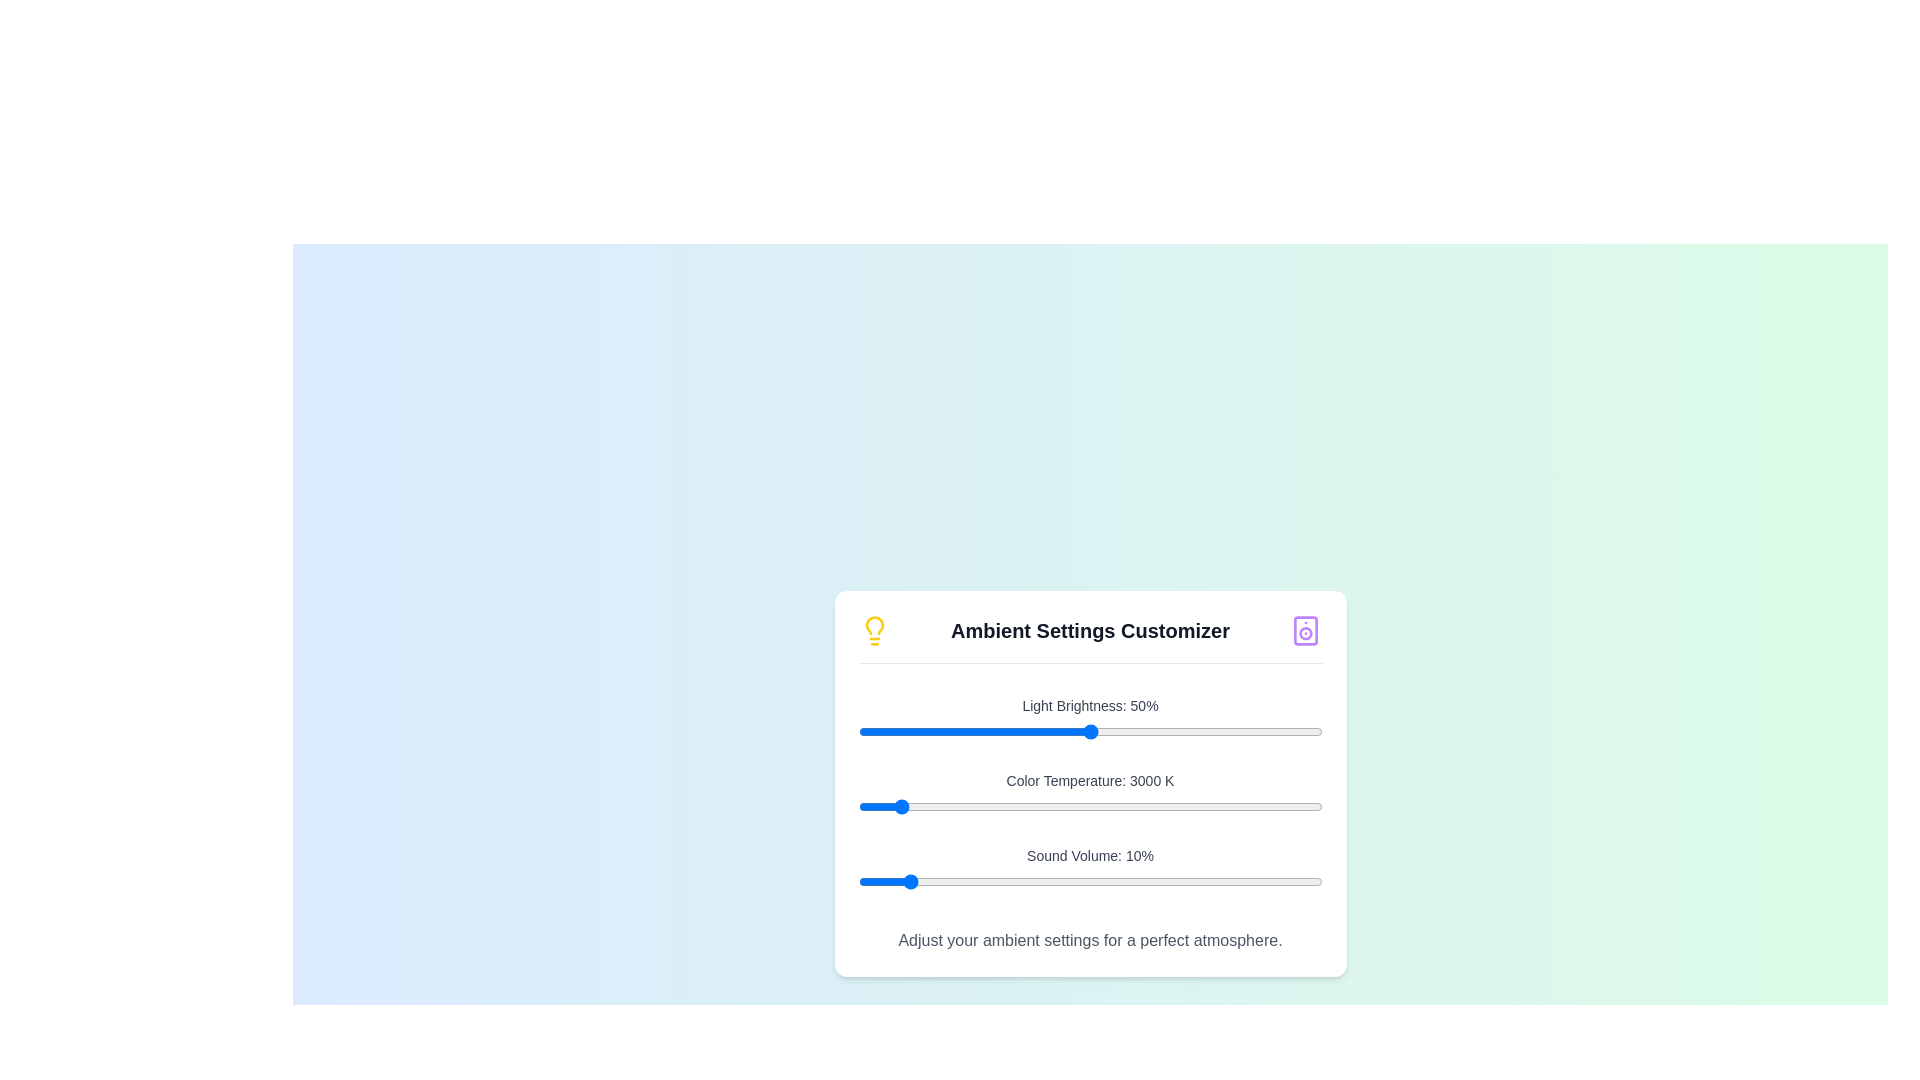 Image resolution: width=1920 pixels, height=1080 pixels. What do you see at coordinates (1094, 732) in the screenshot?
I see `the light brightness` at bounding box center [1094, 732].